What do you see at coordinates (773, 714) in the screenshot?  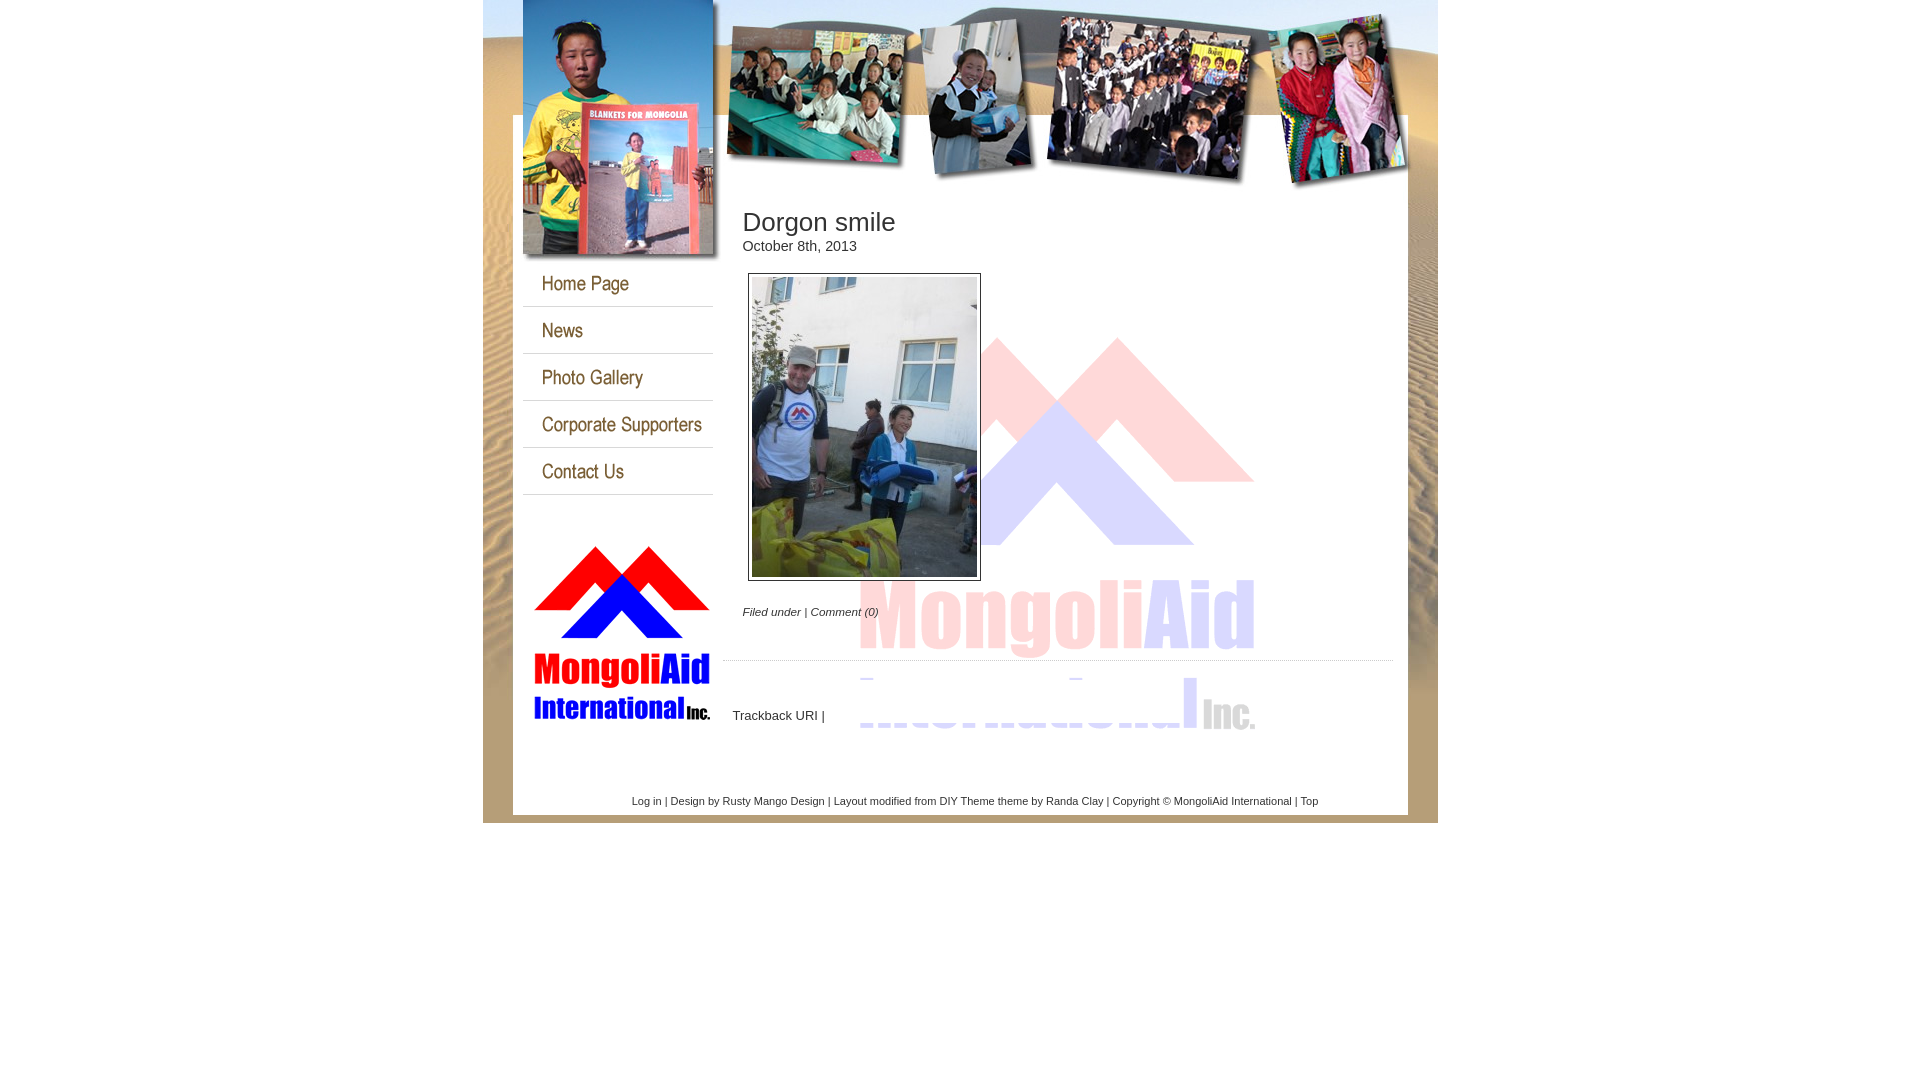 I see `'Trackback URI'` at bounding box center [773, 714].